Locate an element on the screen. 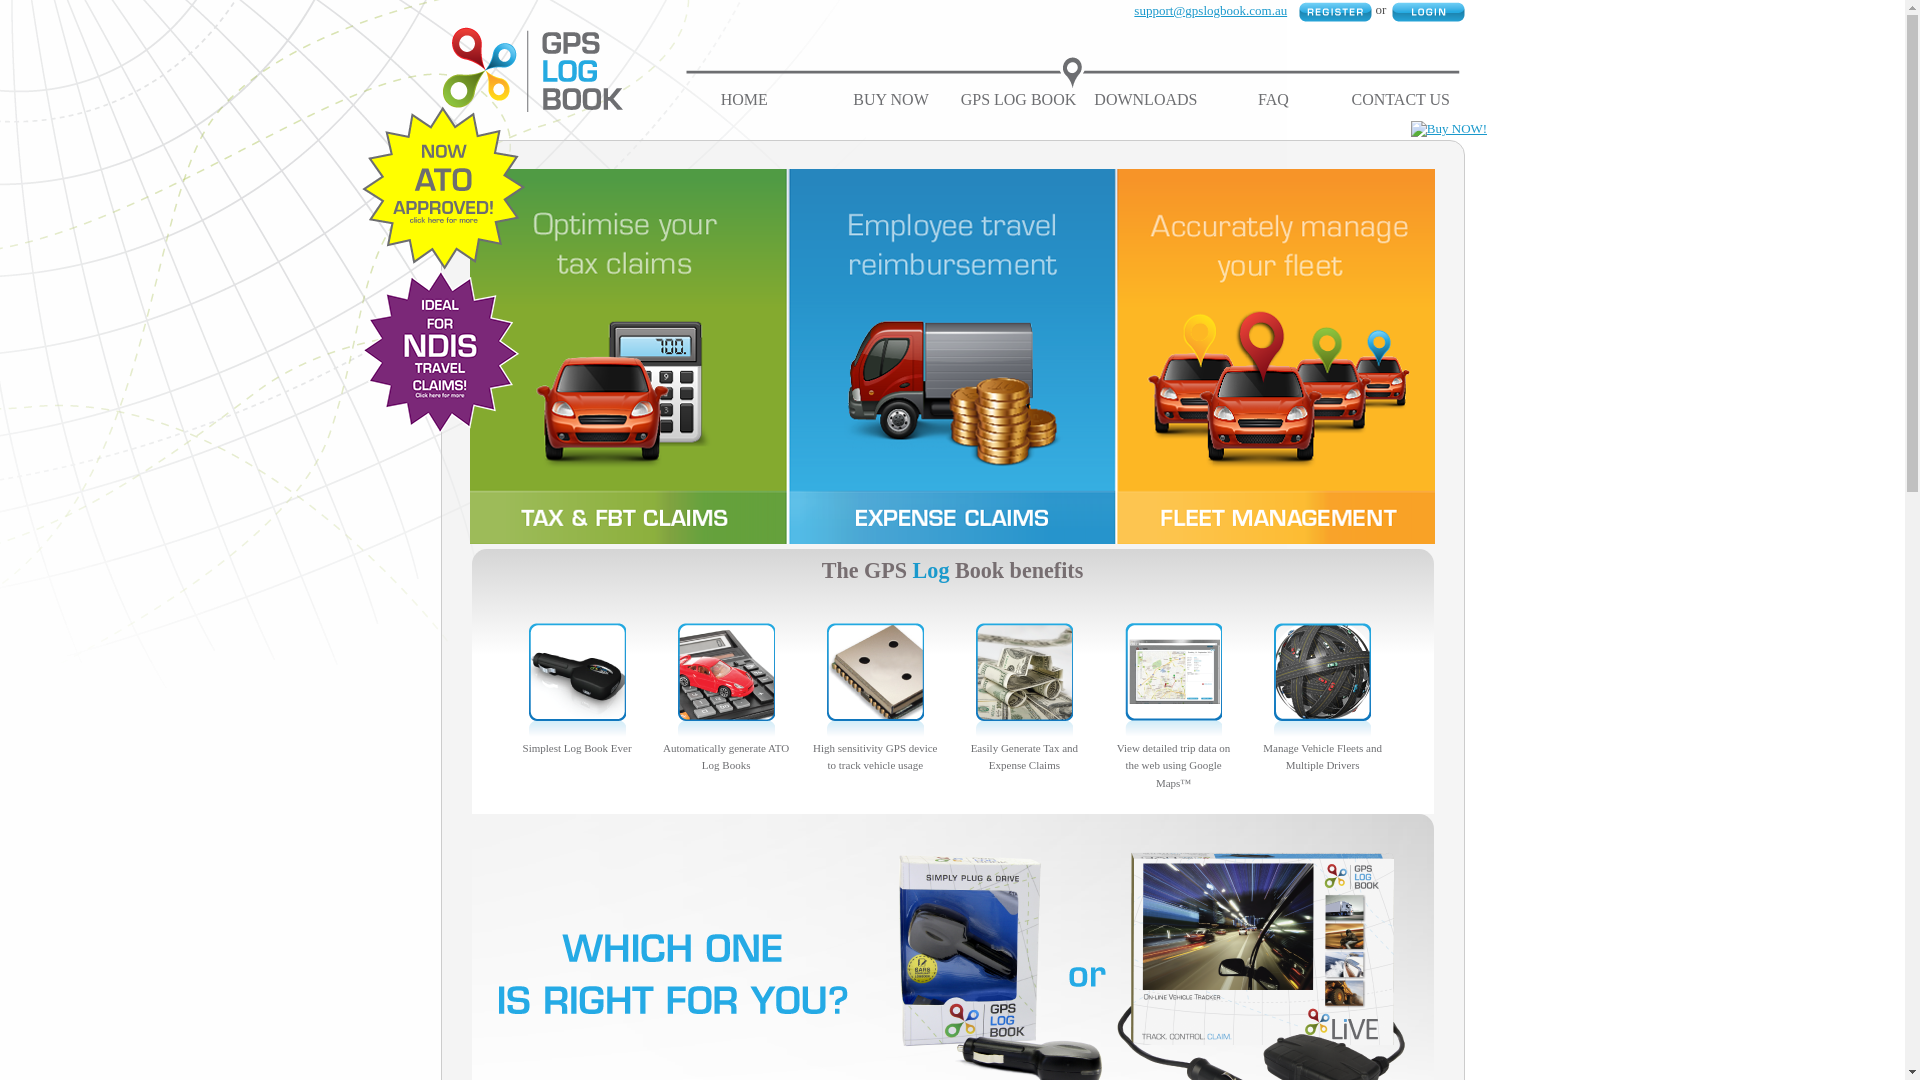 This screenshot has height=1080, width=1920. 'GPS LOG BOOK' is located at coordinates (1018, 99).